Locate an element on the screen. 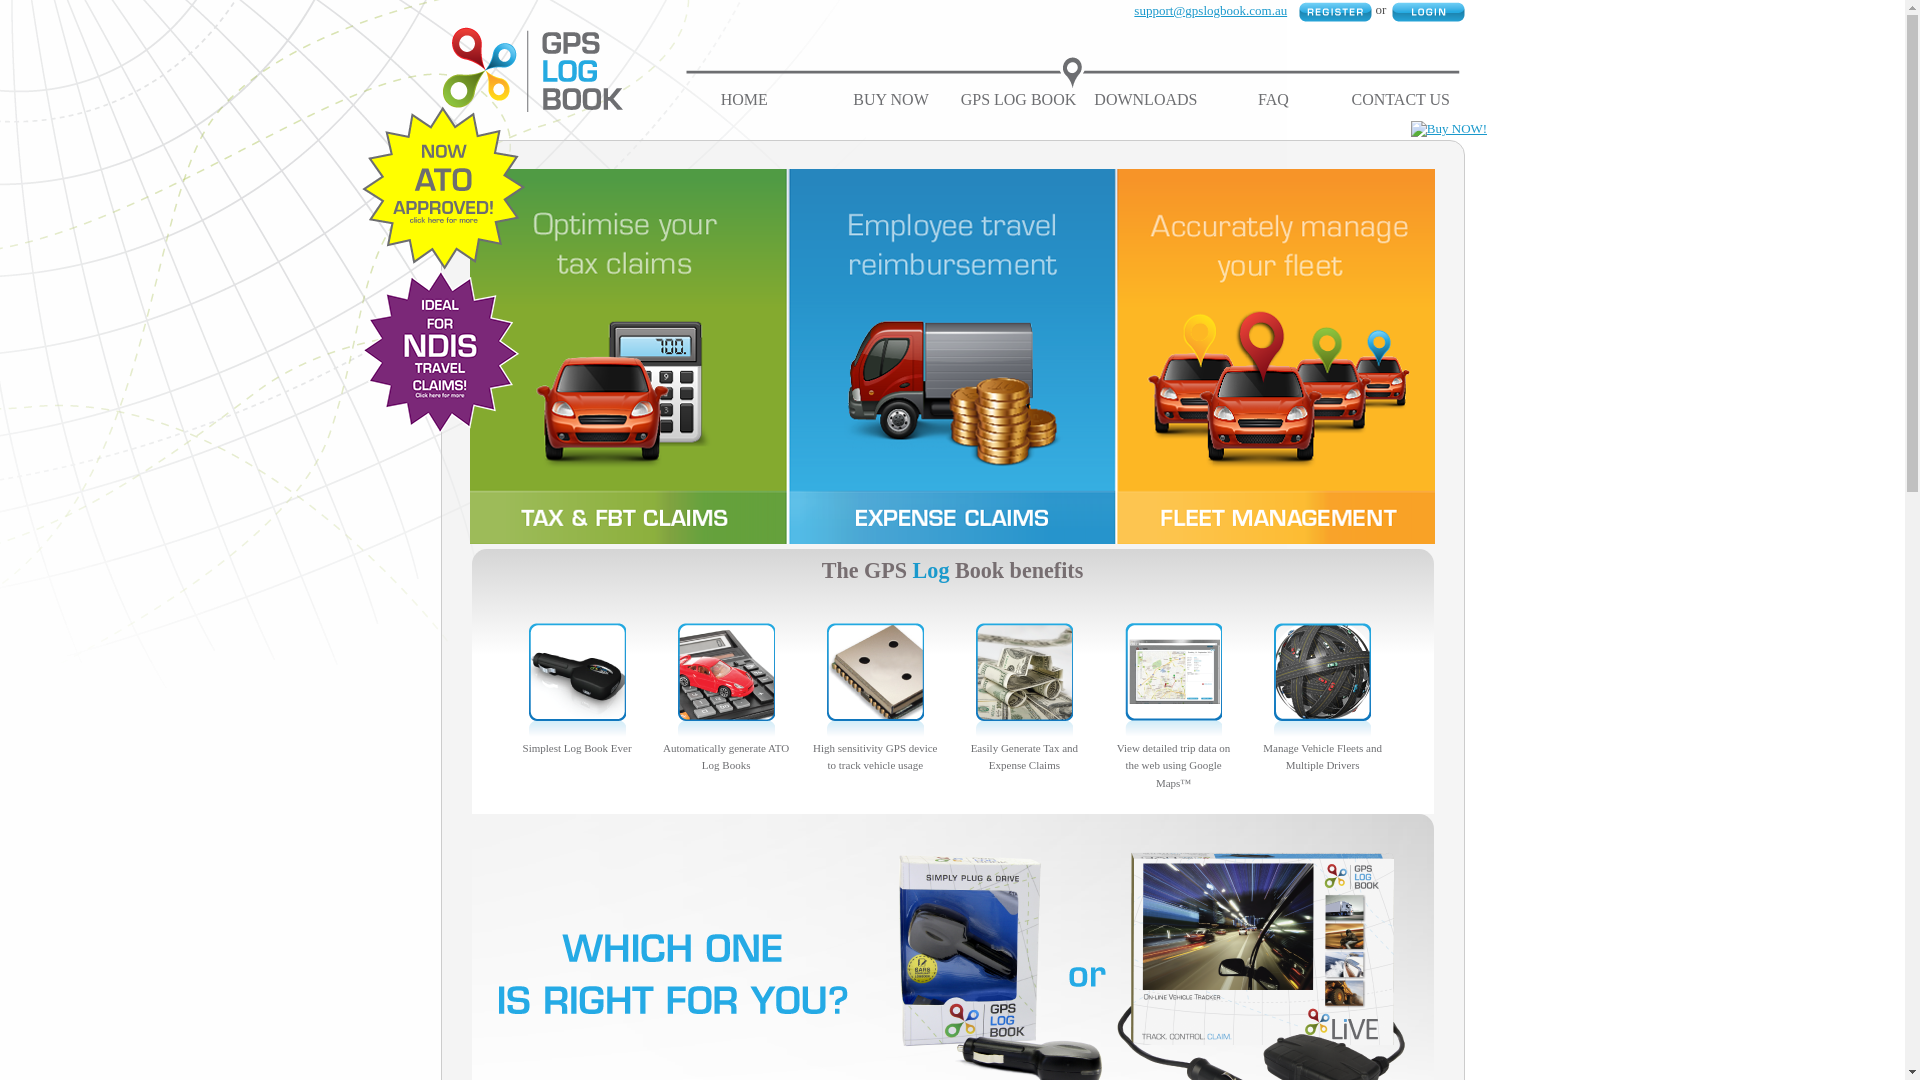 This screenshot has height=1080, width=1920. 'GPS LOG BOOK' is located at coordinates (1018, 99).